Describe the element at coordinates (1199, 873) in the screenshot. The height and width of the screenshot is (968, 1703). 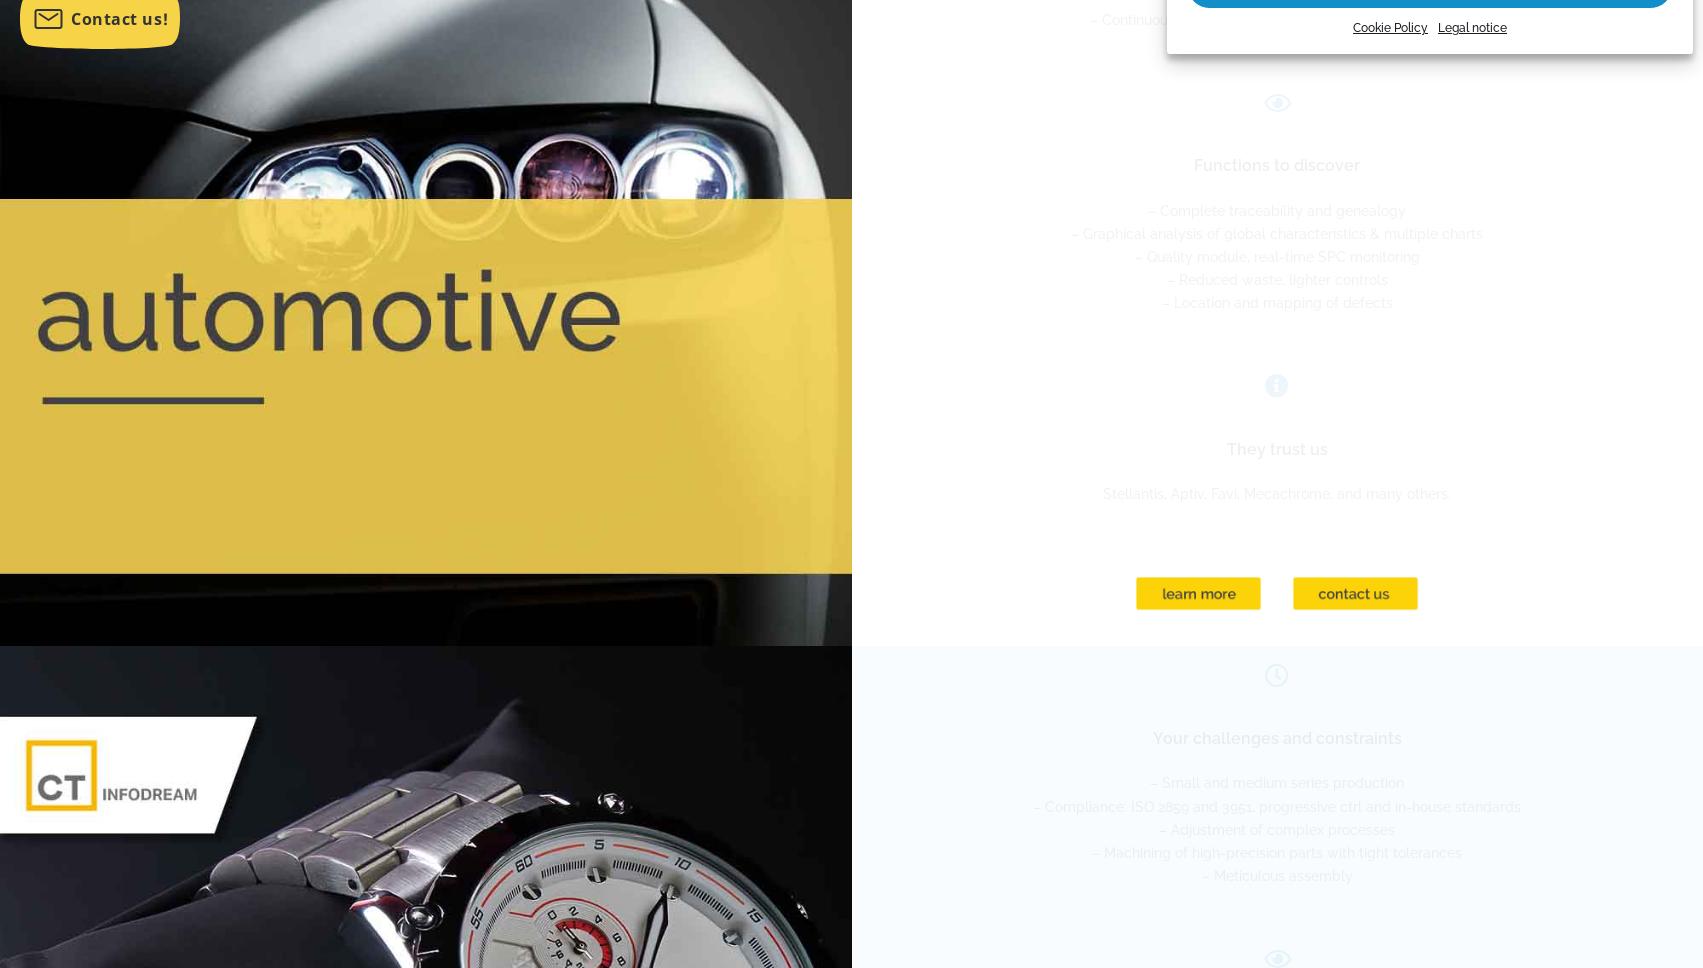
I see `'– Meticulous assembly'` at that location.